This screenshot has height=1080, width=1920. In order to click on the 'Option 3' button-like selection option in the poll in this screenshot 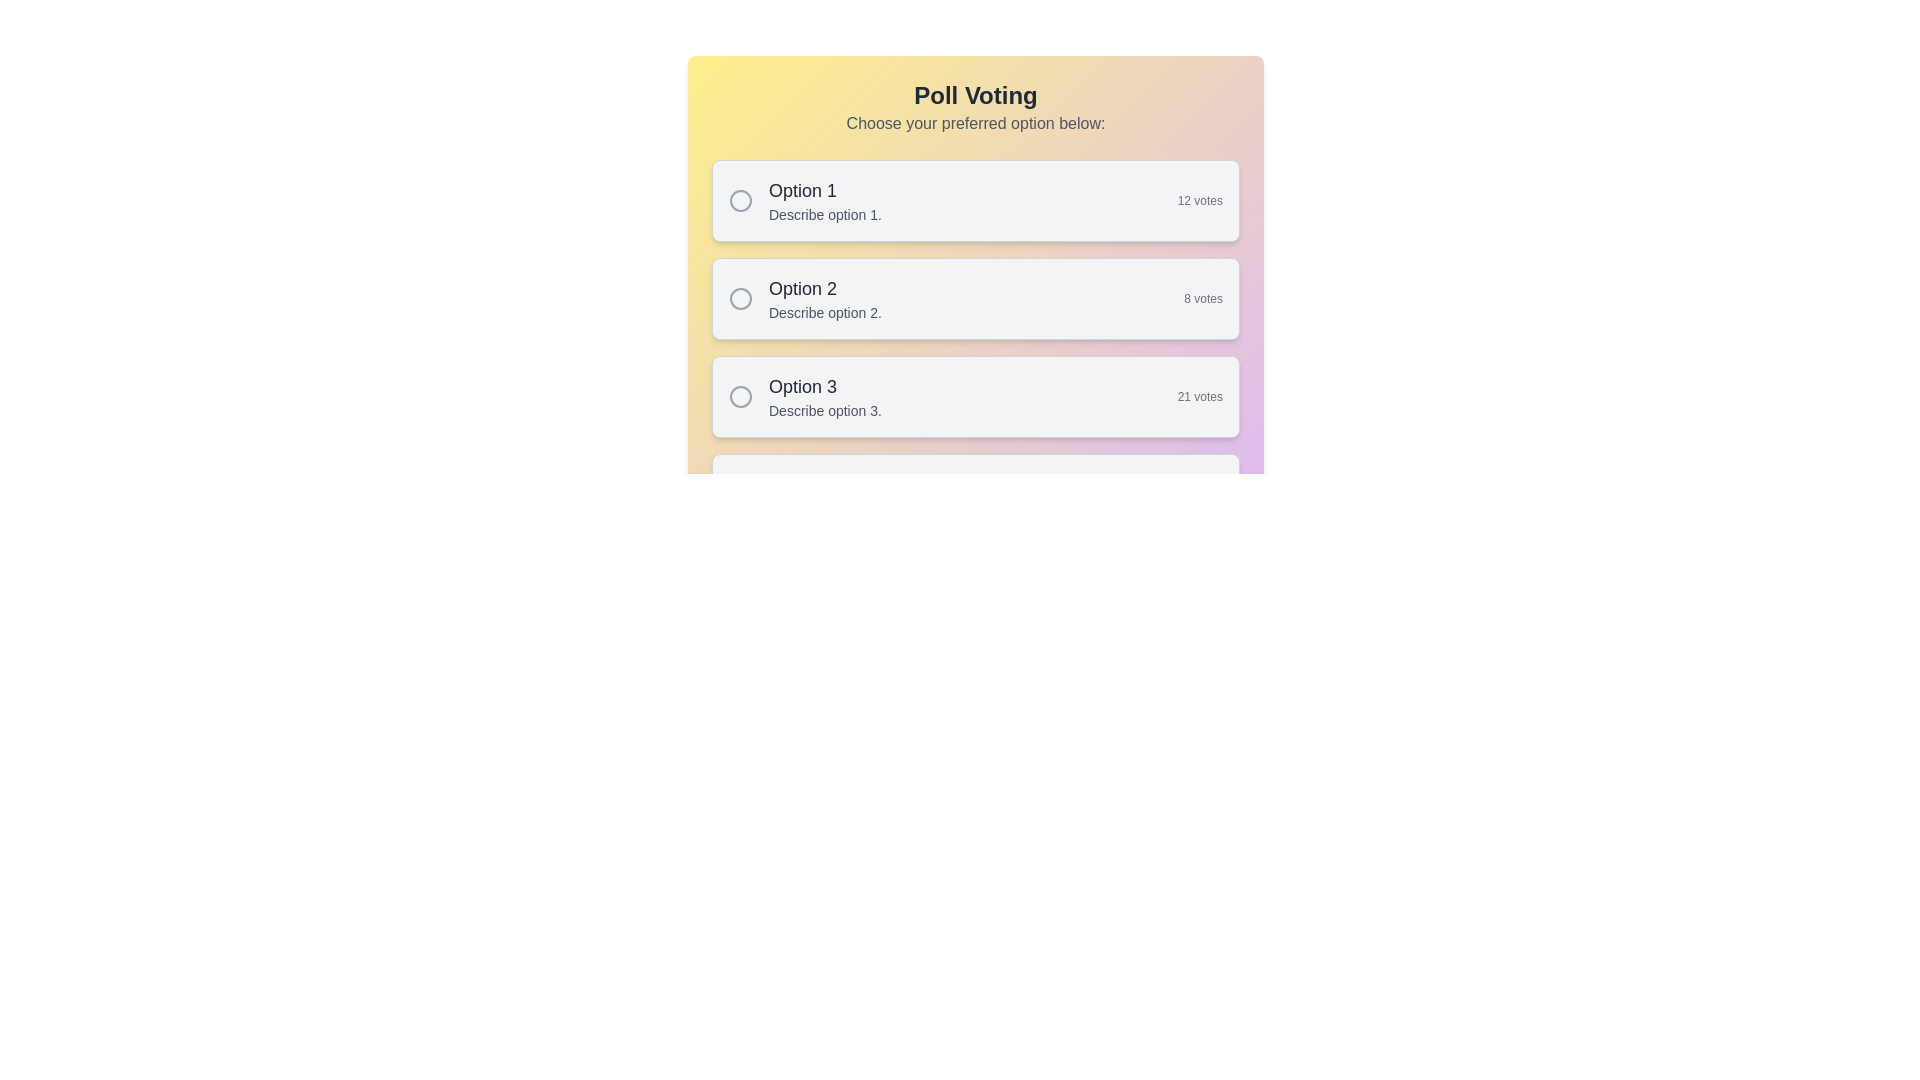, I will do `click(975, 397)`.